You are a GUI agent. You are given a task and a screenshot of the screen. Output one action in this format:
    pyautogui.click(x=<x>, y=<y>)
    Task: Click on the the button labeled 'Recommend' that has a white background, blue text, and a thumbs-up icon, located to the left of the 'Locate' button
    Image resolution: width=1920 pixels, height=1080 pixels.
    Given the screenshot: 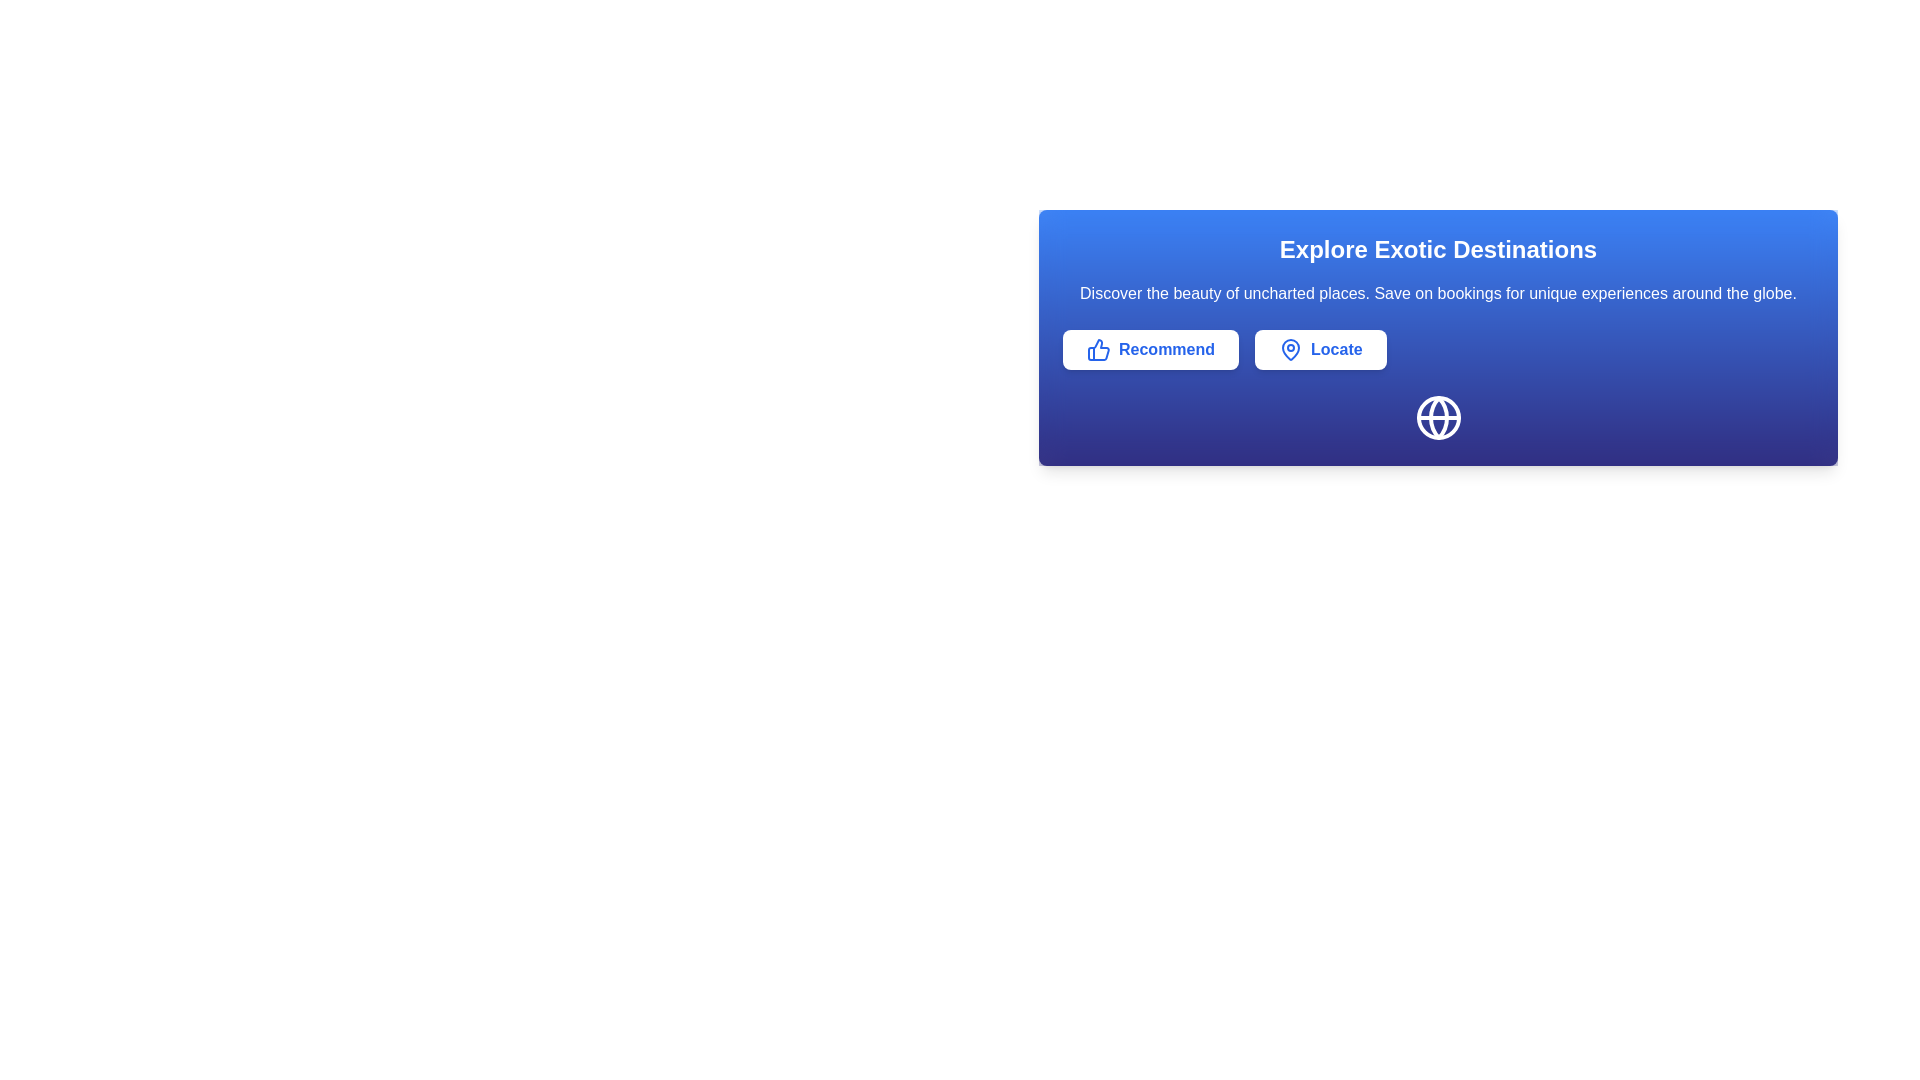 What is the action you would take?
    pyautogui.click(x=1151, y=349)
    